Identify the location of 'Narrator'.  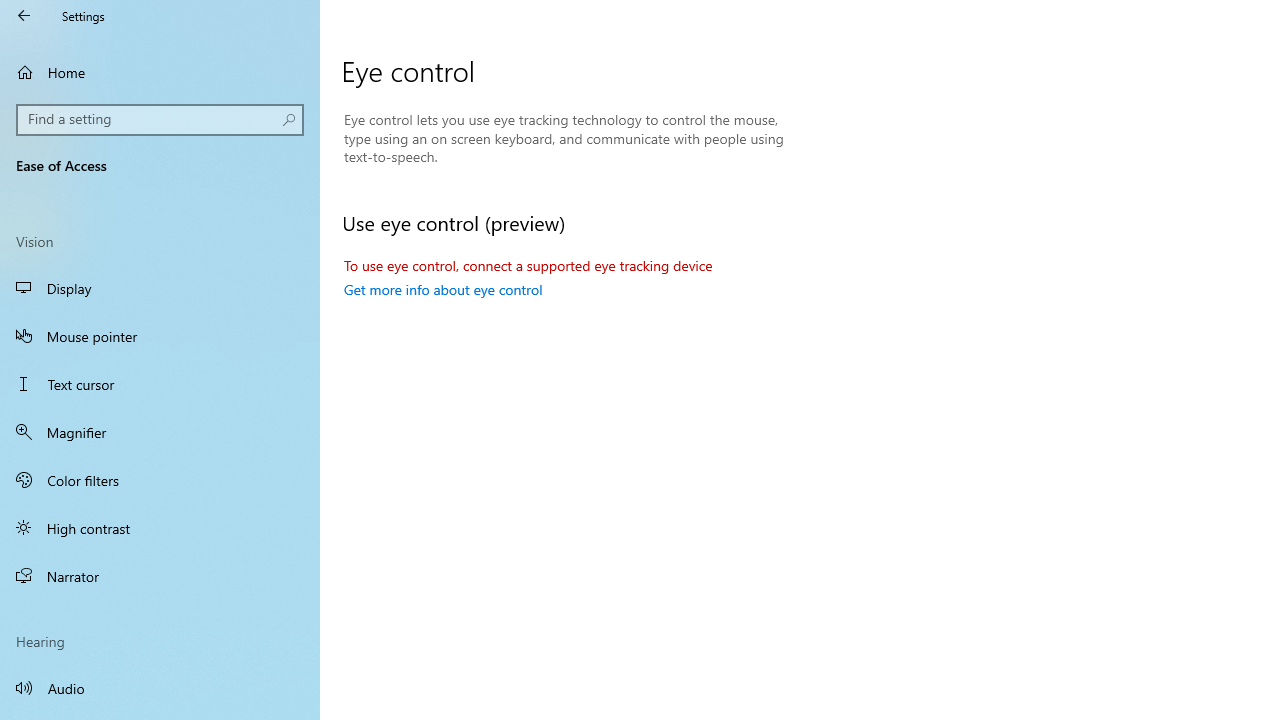
(160, 576).